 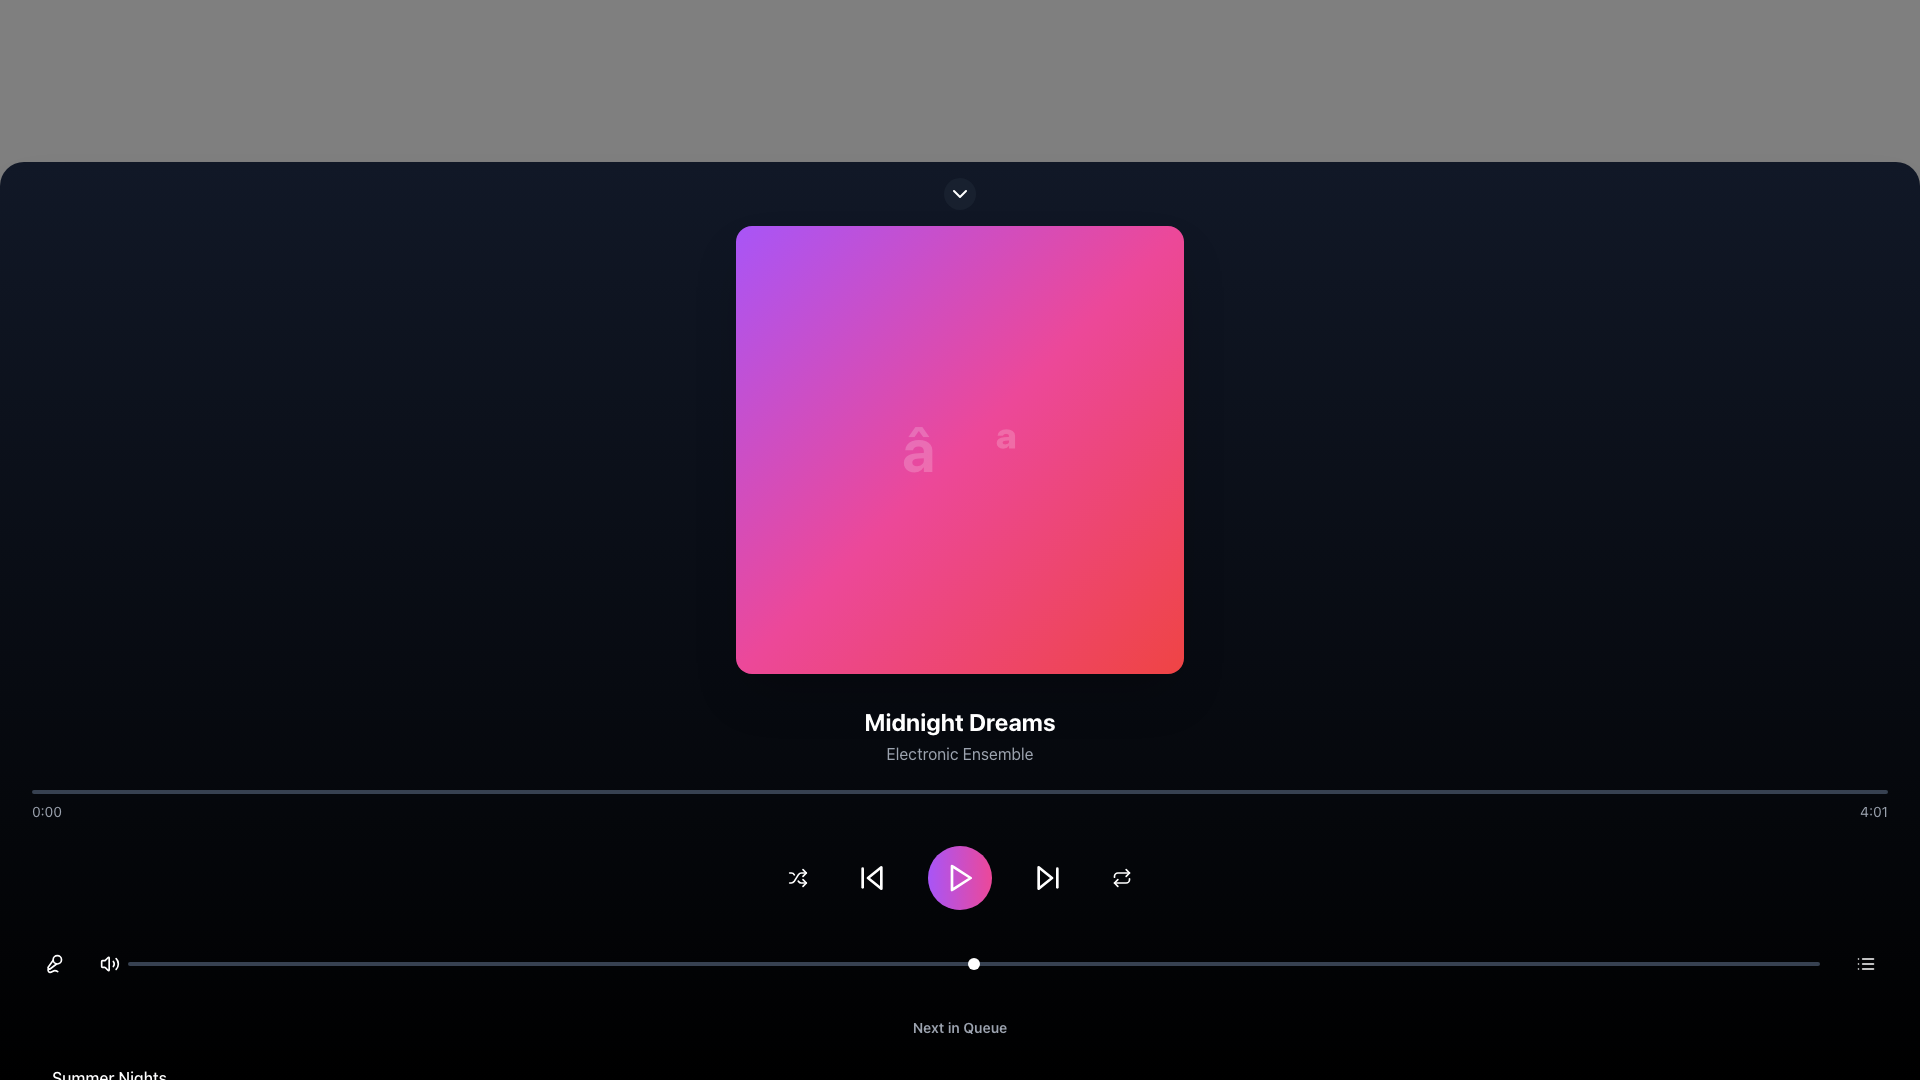 What do you see at coordinates (960, 812) in the screenshot?
I see `the time indicators of the progress bar located at the bottom part of the application interface` at bounding box center [960, 812].